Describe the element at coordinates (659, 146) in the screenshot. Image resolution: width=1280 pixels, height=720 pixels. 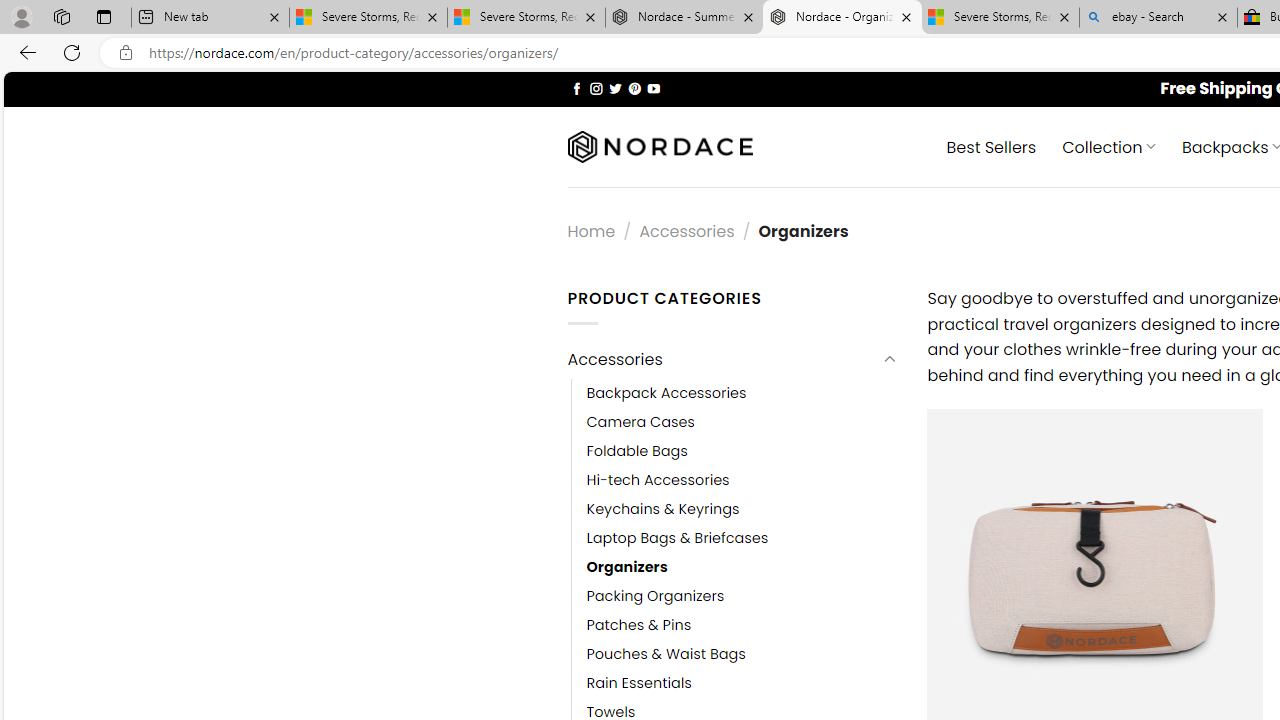
I see `'Nordace'` at that location.